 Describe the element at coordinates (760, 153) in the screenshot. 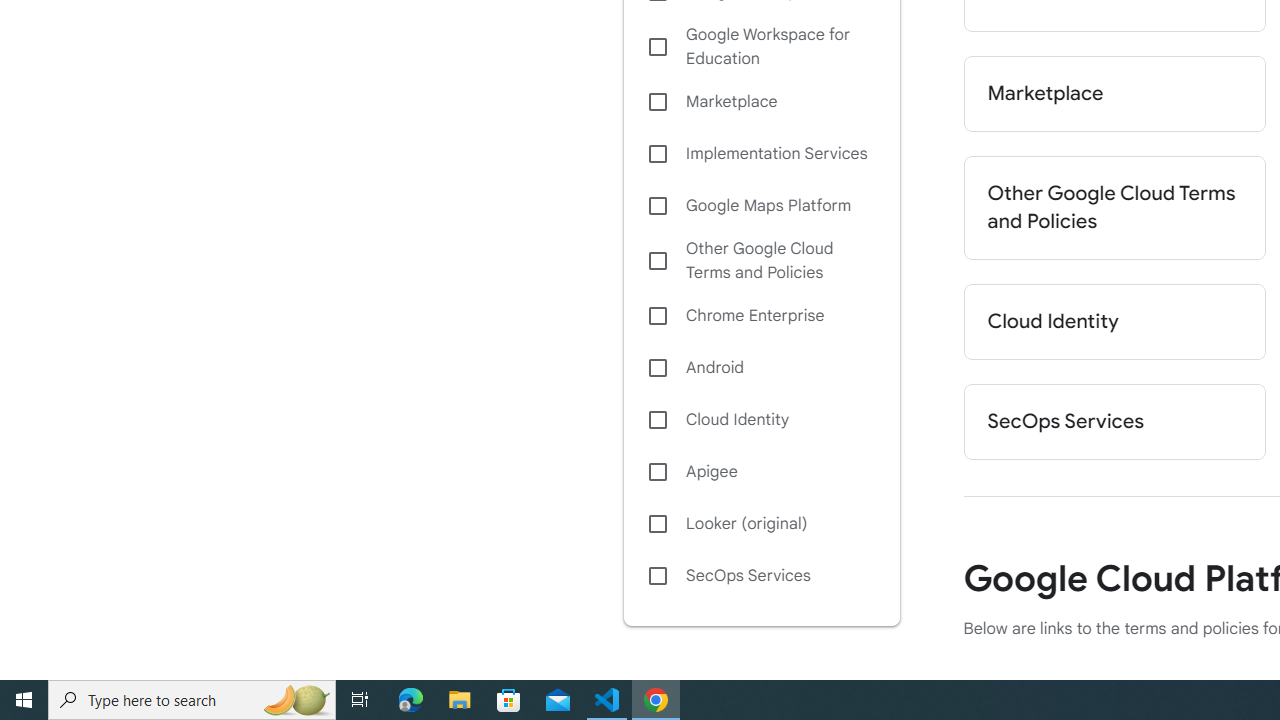

I see `'Implementation Services'` at that location.